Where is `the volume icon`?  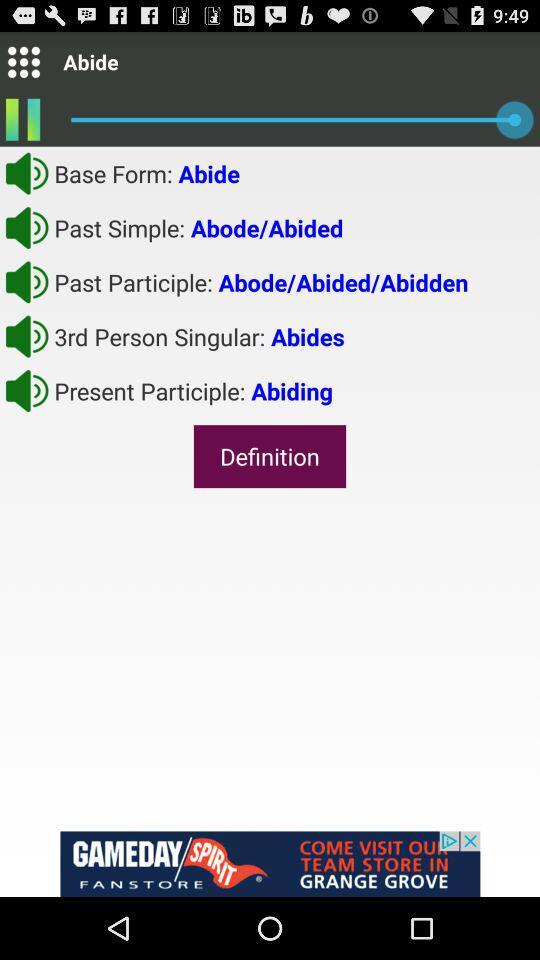 the volume icon is located at coordinates (26, 242).